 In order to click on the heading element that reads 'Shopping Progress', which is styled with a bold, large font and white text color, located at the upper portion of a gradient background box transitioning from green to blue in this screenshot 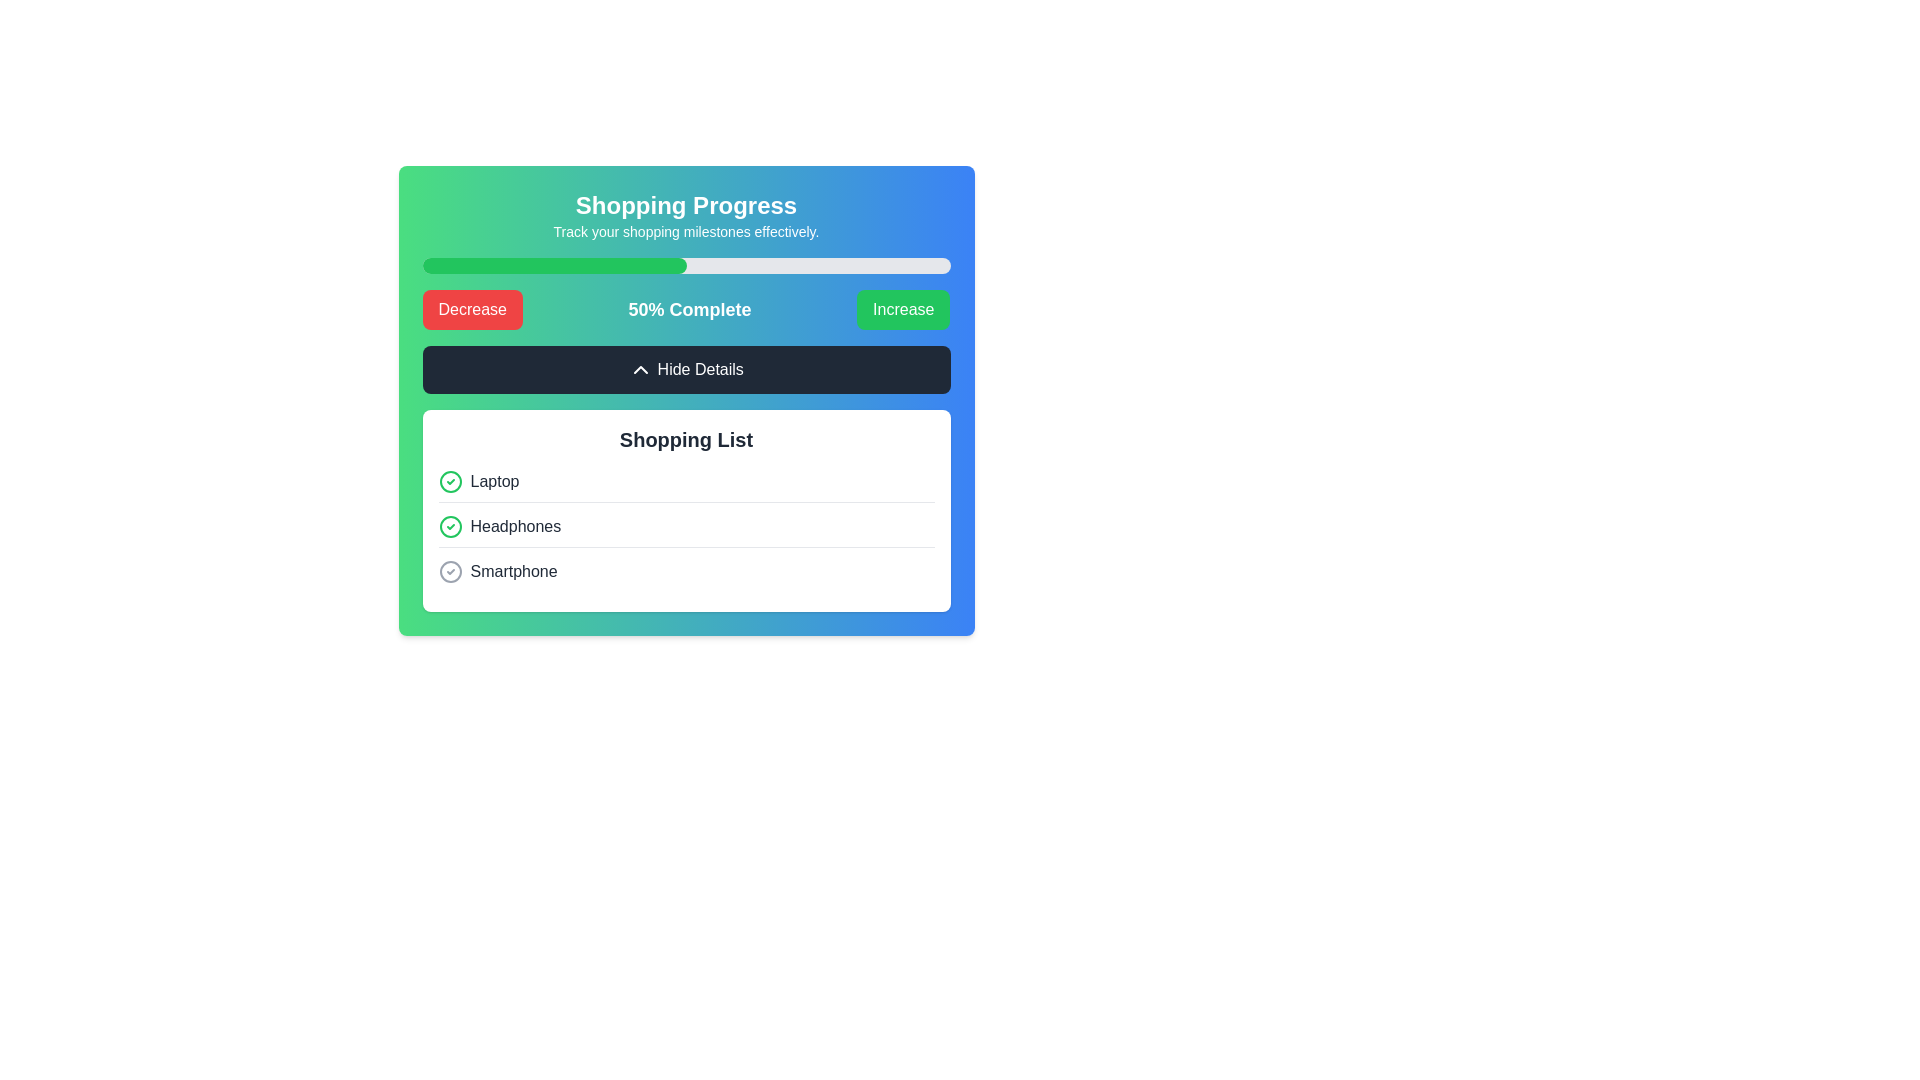, I will do `click(686, 205)`.